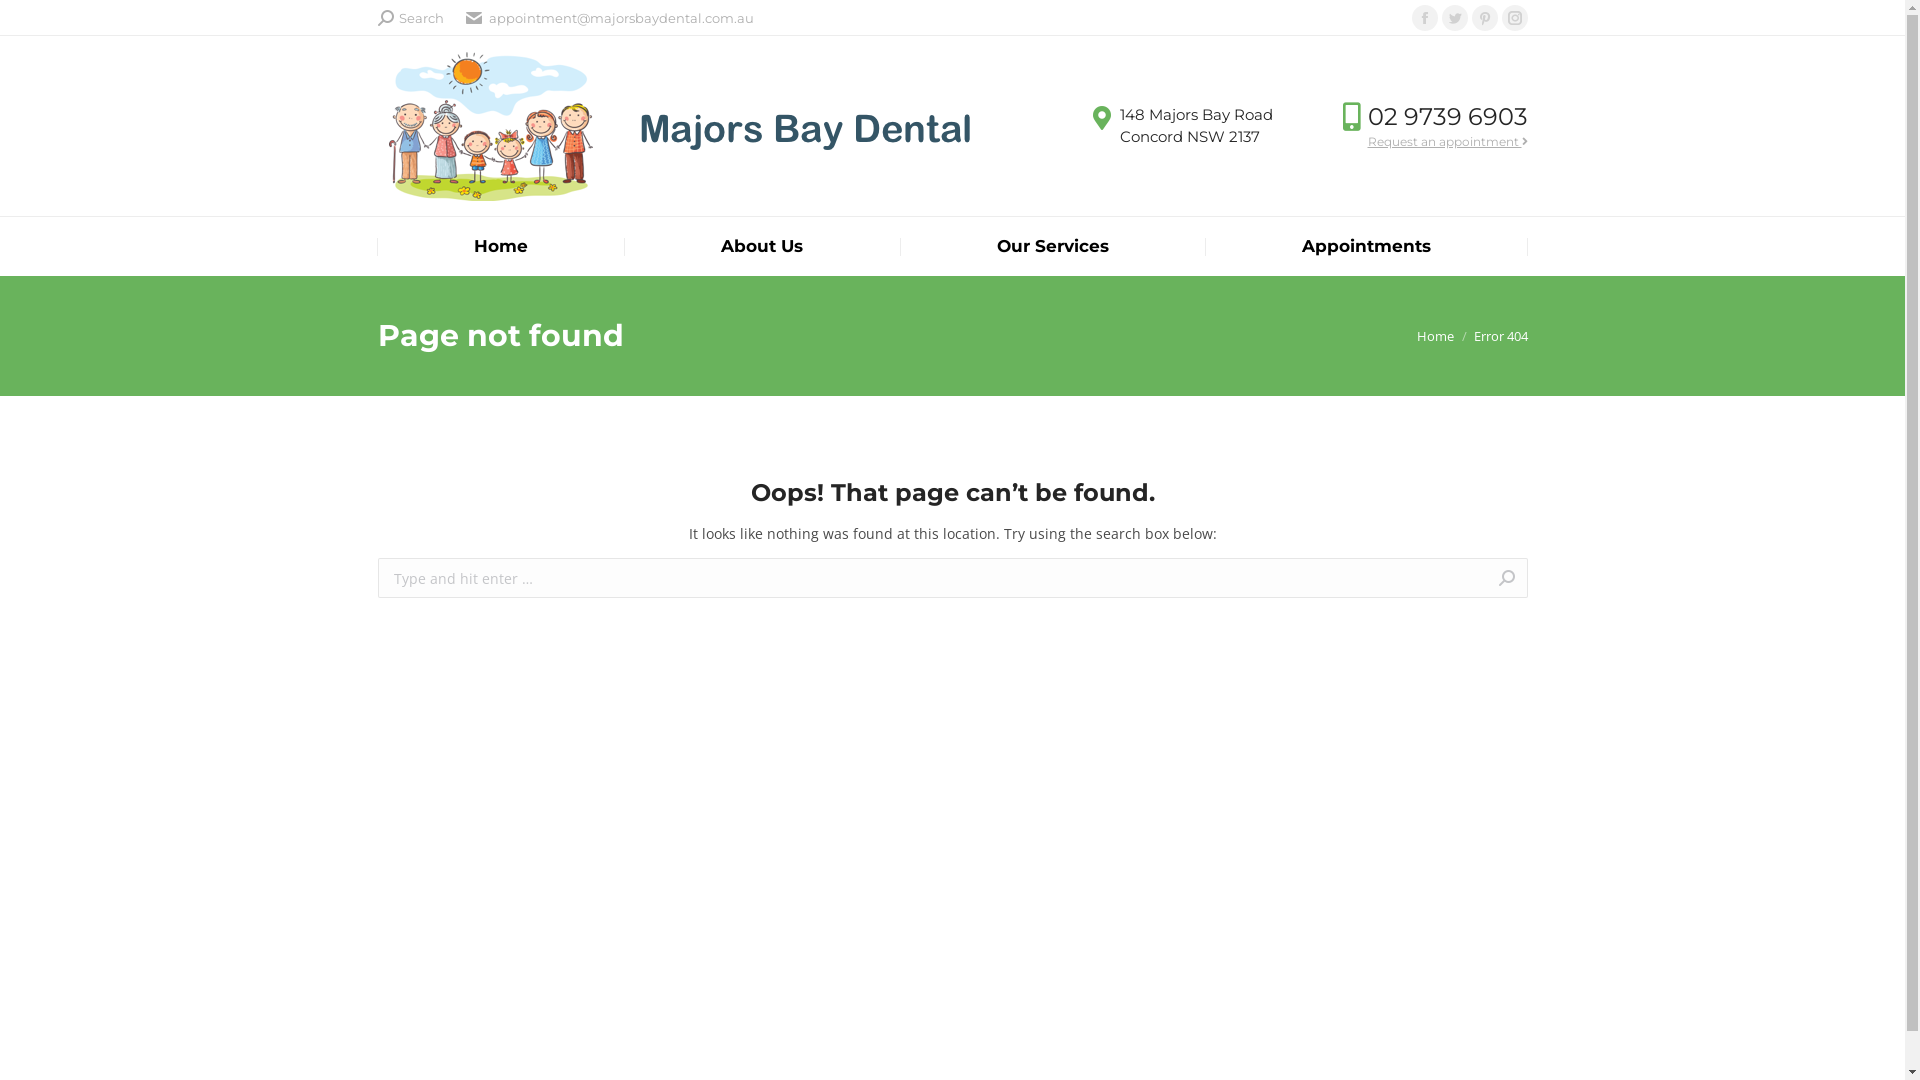 The height and width of the screenshot is (1080, 1920). I want to click on 'Our Services', so click(1051, 245).